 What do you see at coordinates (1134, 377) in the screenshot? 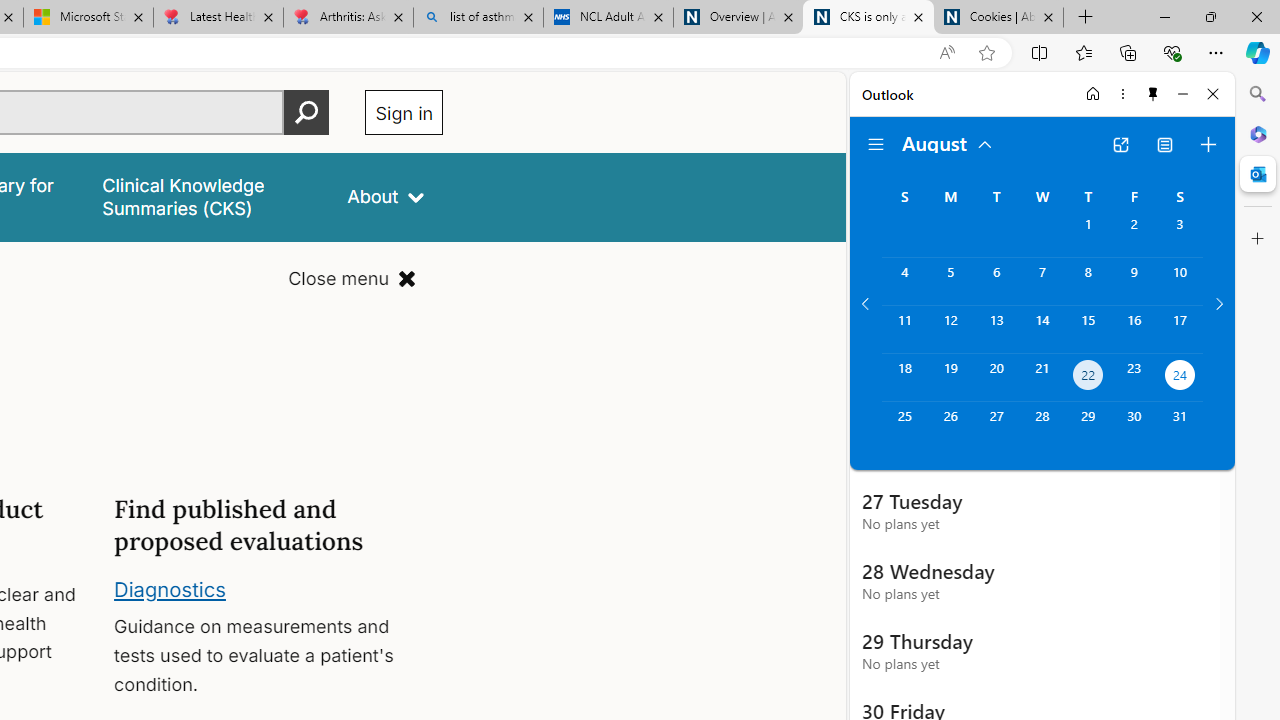
I see `'Friday, August 23, 2024. '` at bounding box center [1134, 377].